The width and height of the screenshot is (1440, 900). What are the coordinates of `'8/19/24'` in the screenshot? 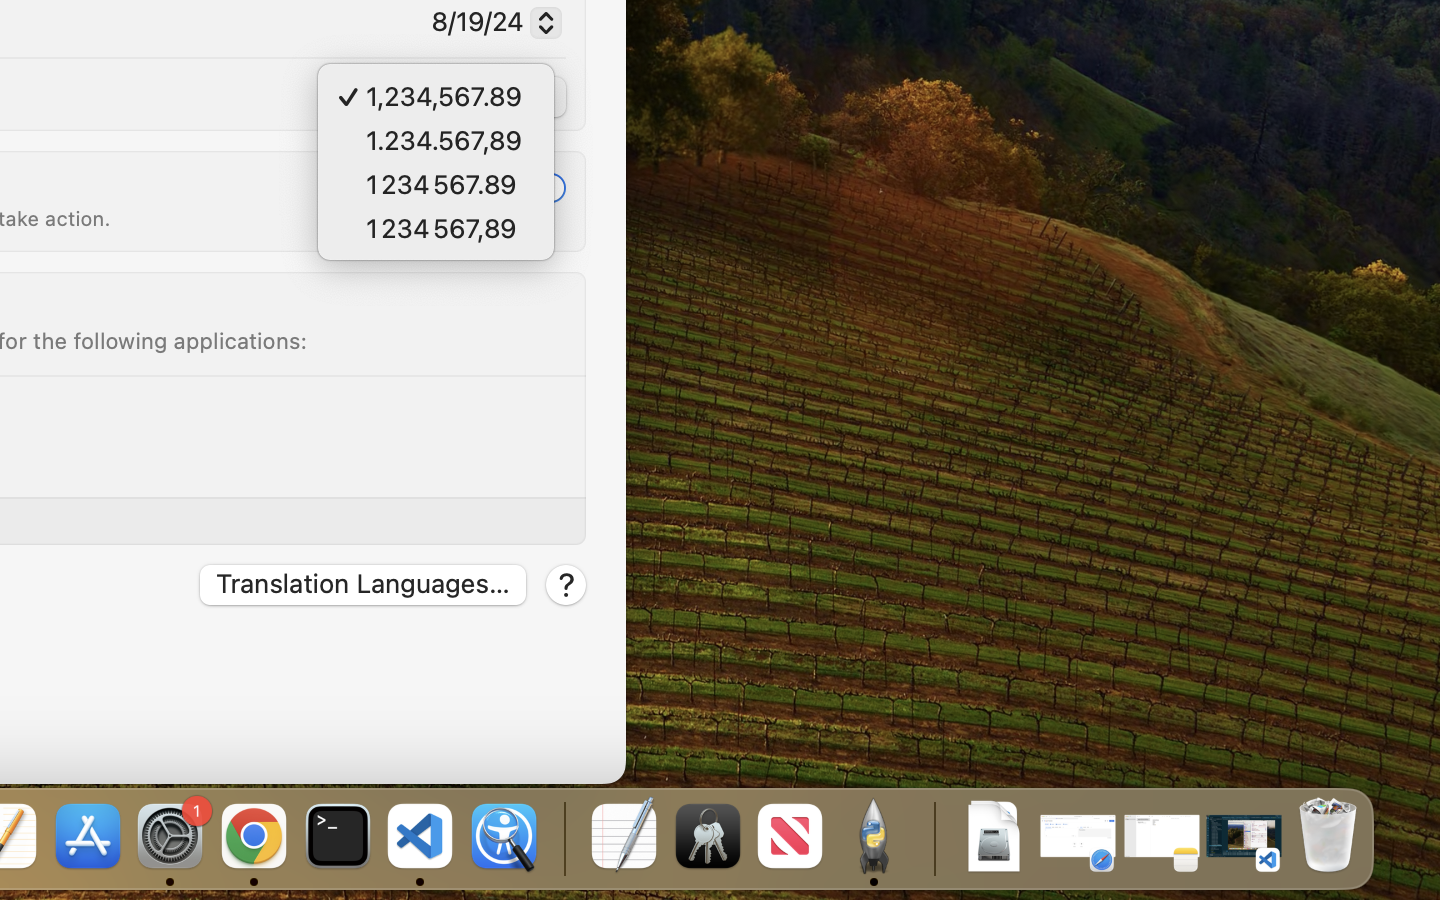 It's located at (487, 24).